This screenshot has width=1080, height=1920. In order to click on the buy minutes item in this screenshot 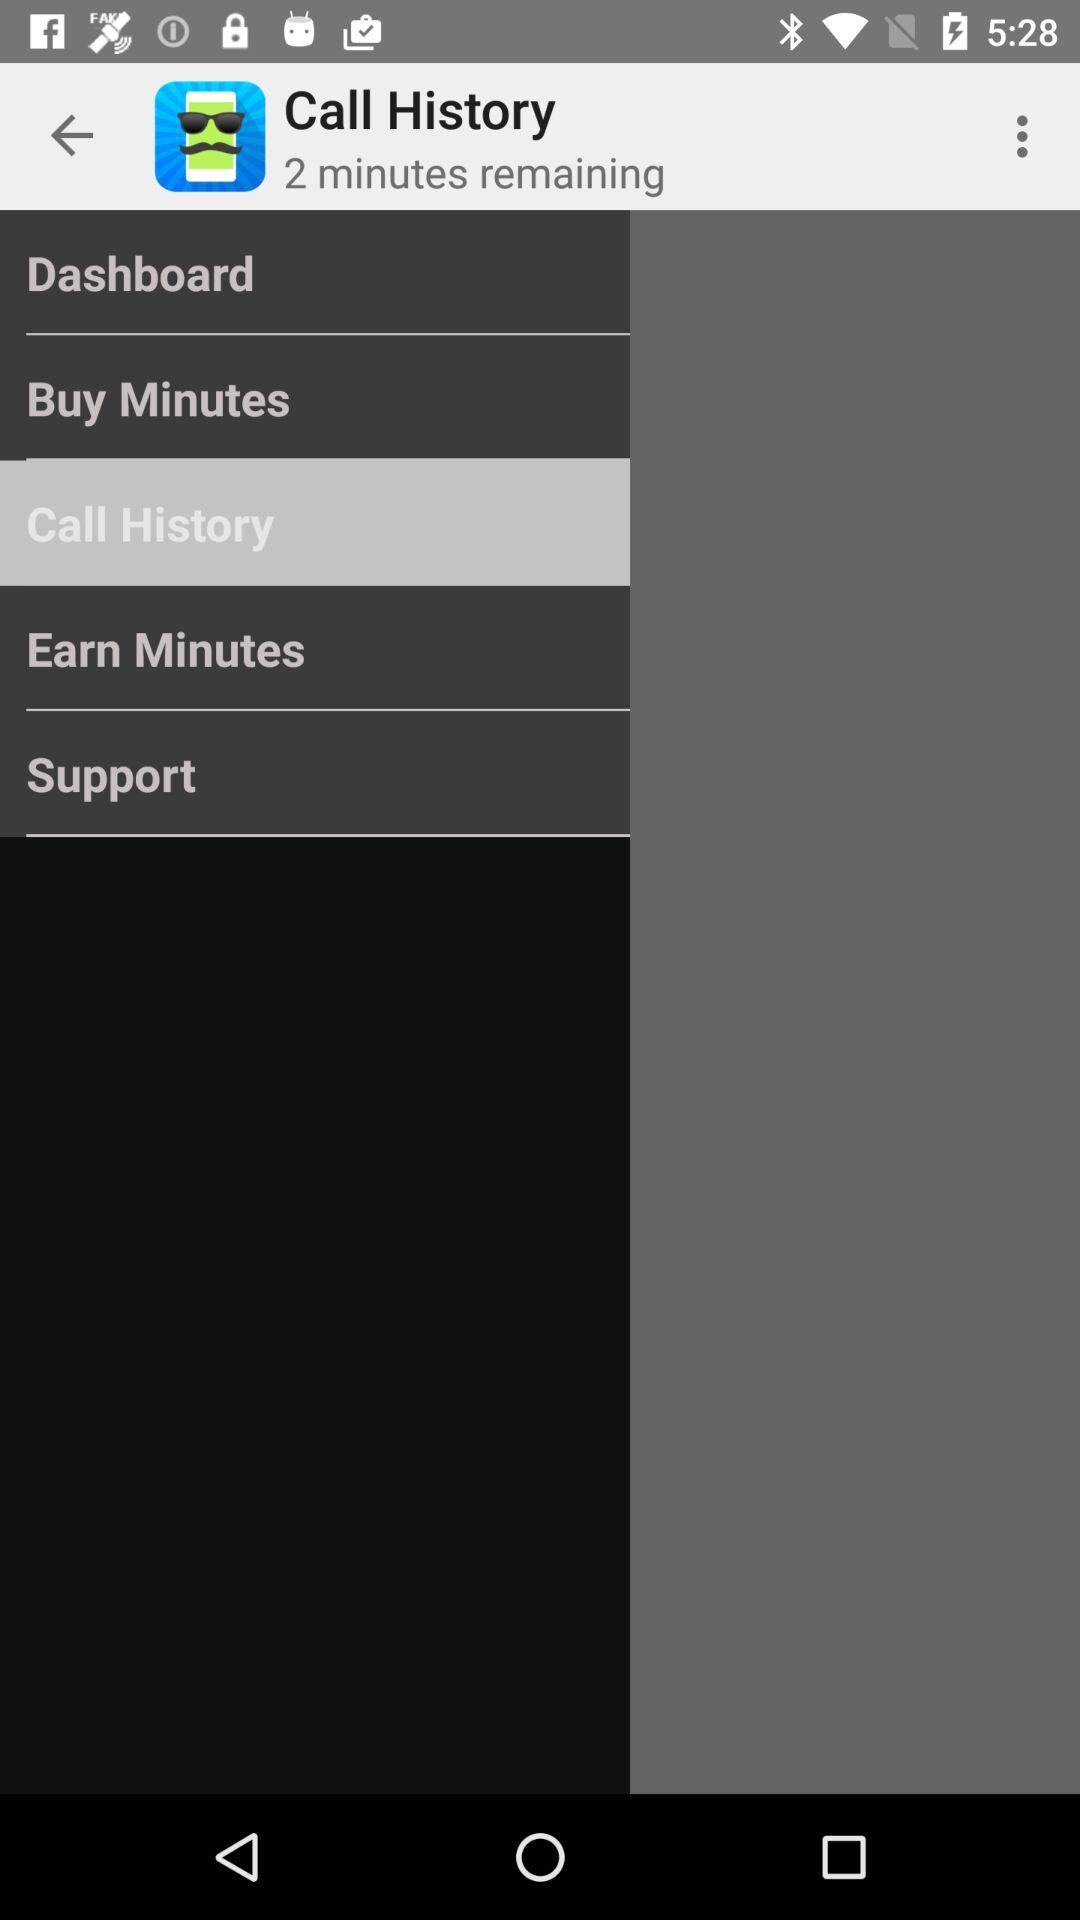, I will do `click(315, 398)`.